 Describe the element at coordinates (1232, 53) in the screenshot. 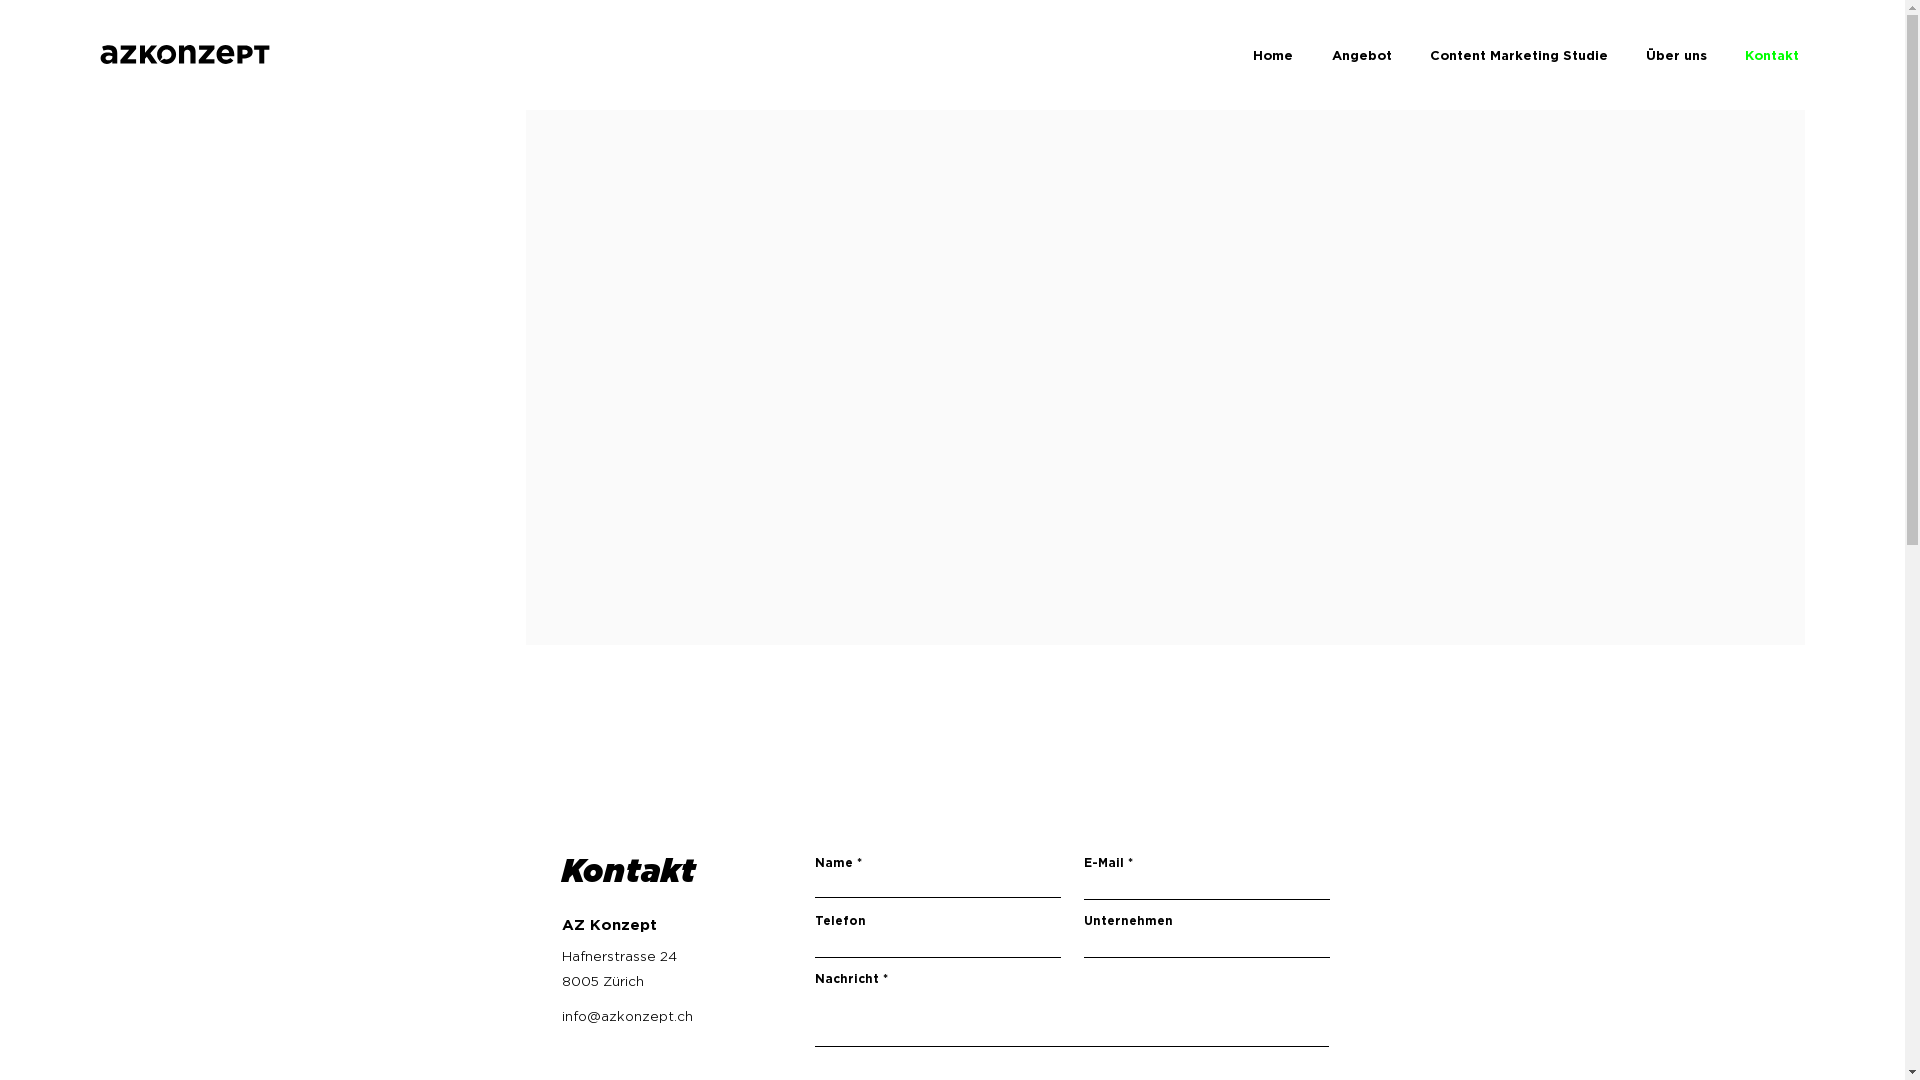

I see `'Home'` at that location.